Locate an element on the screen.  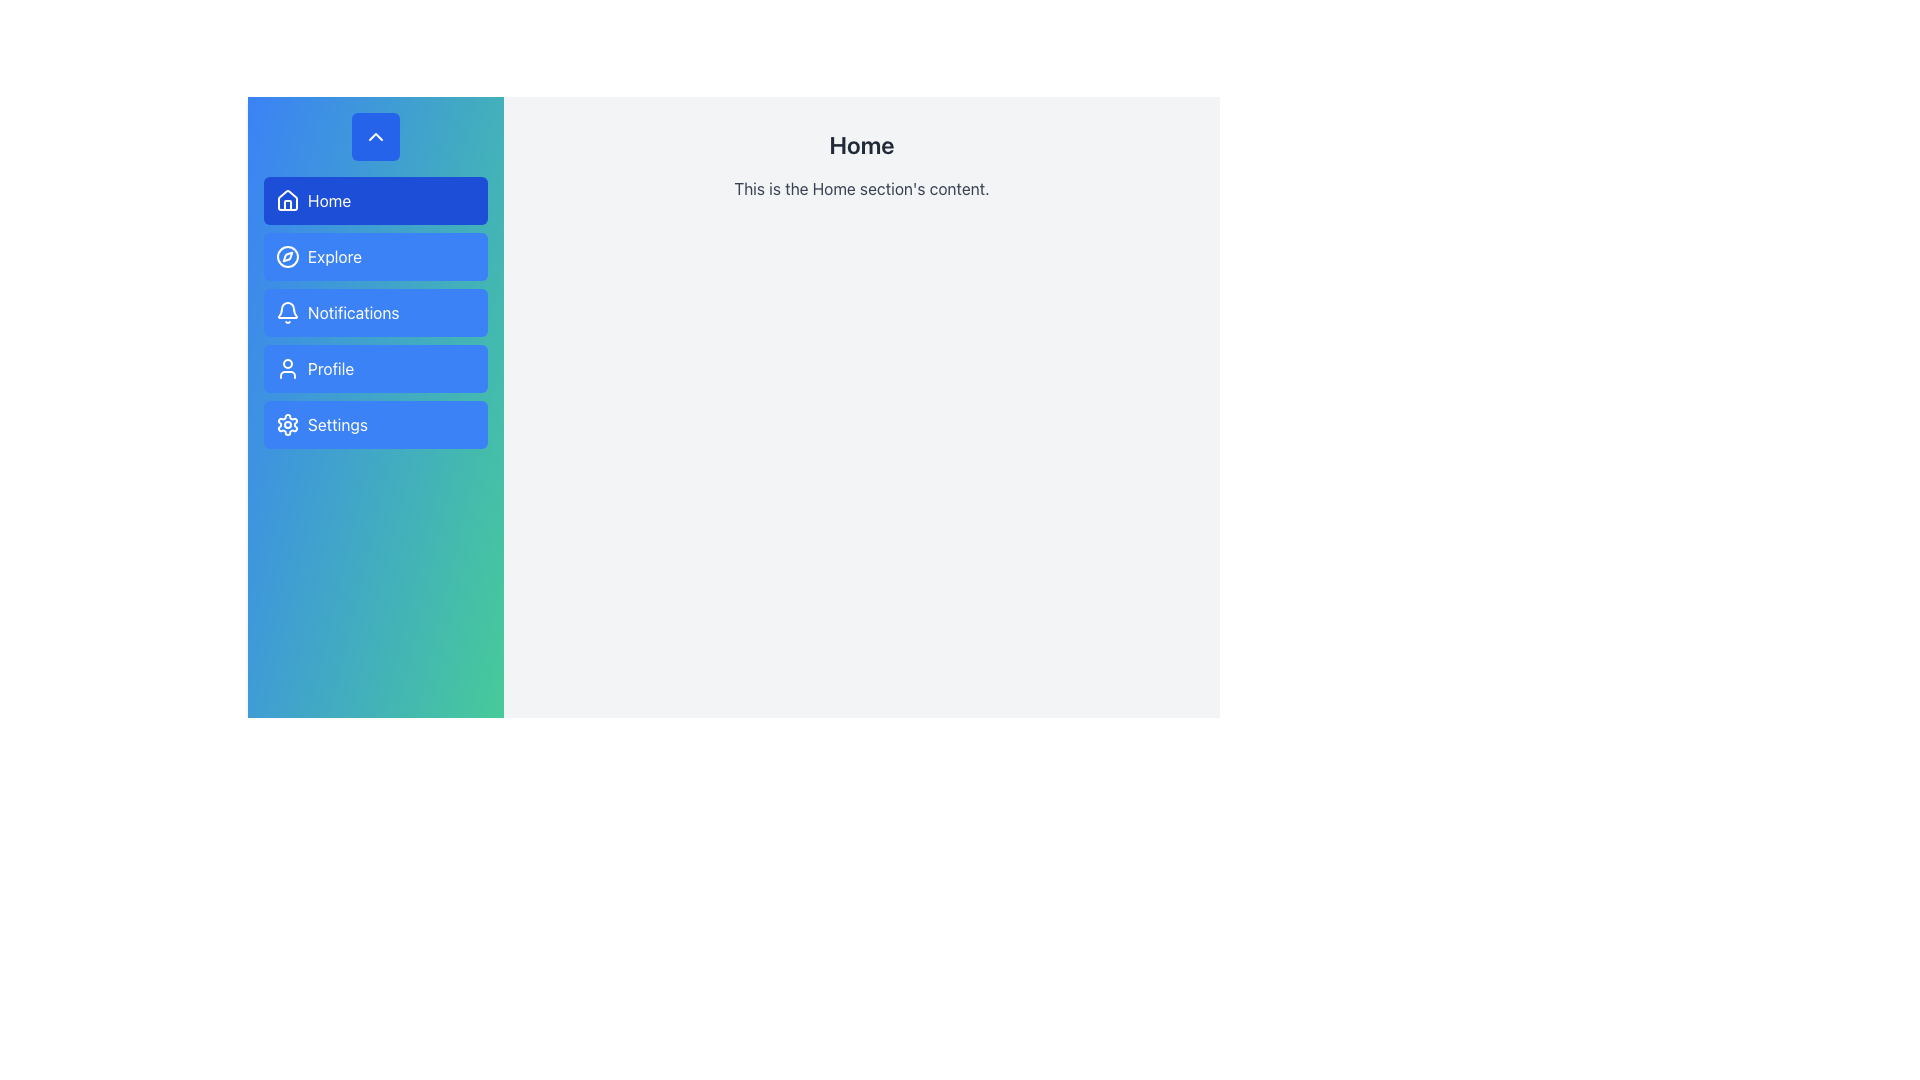
the text label 'Explore' which is positioned inside a button with a blue background is located at coordinates (335, 256).